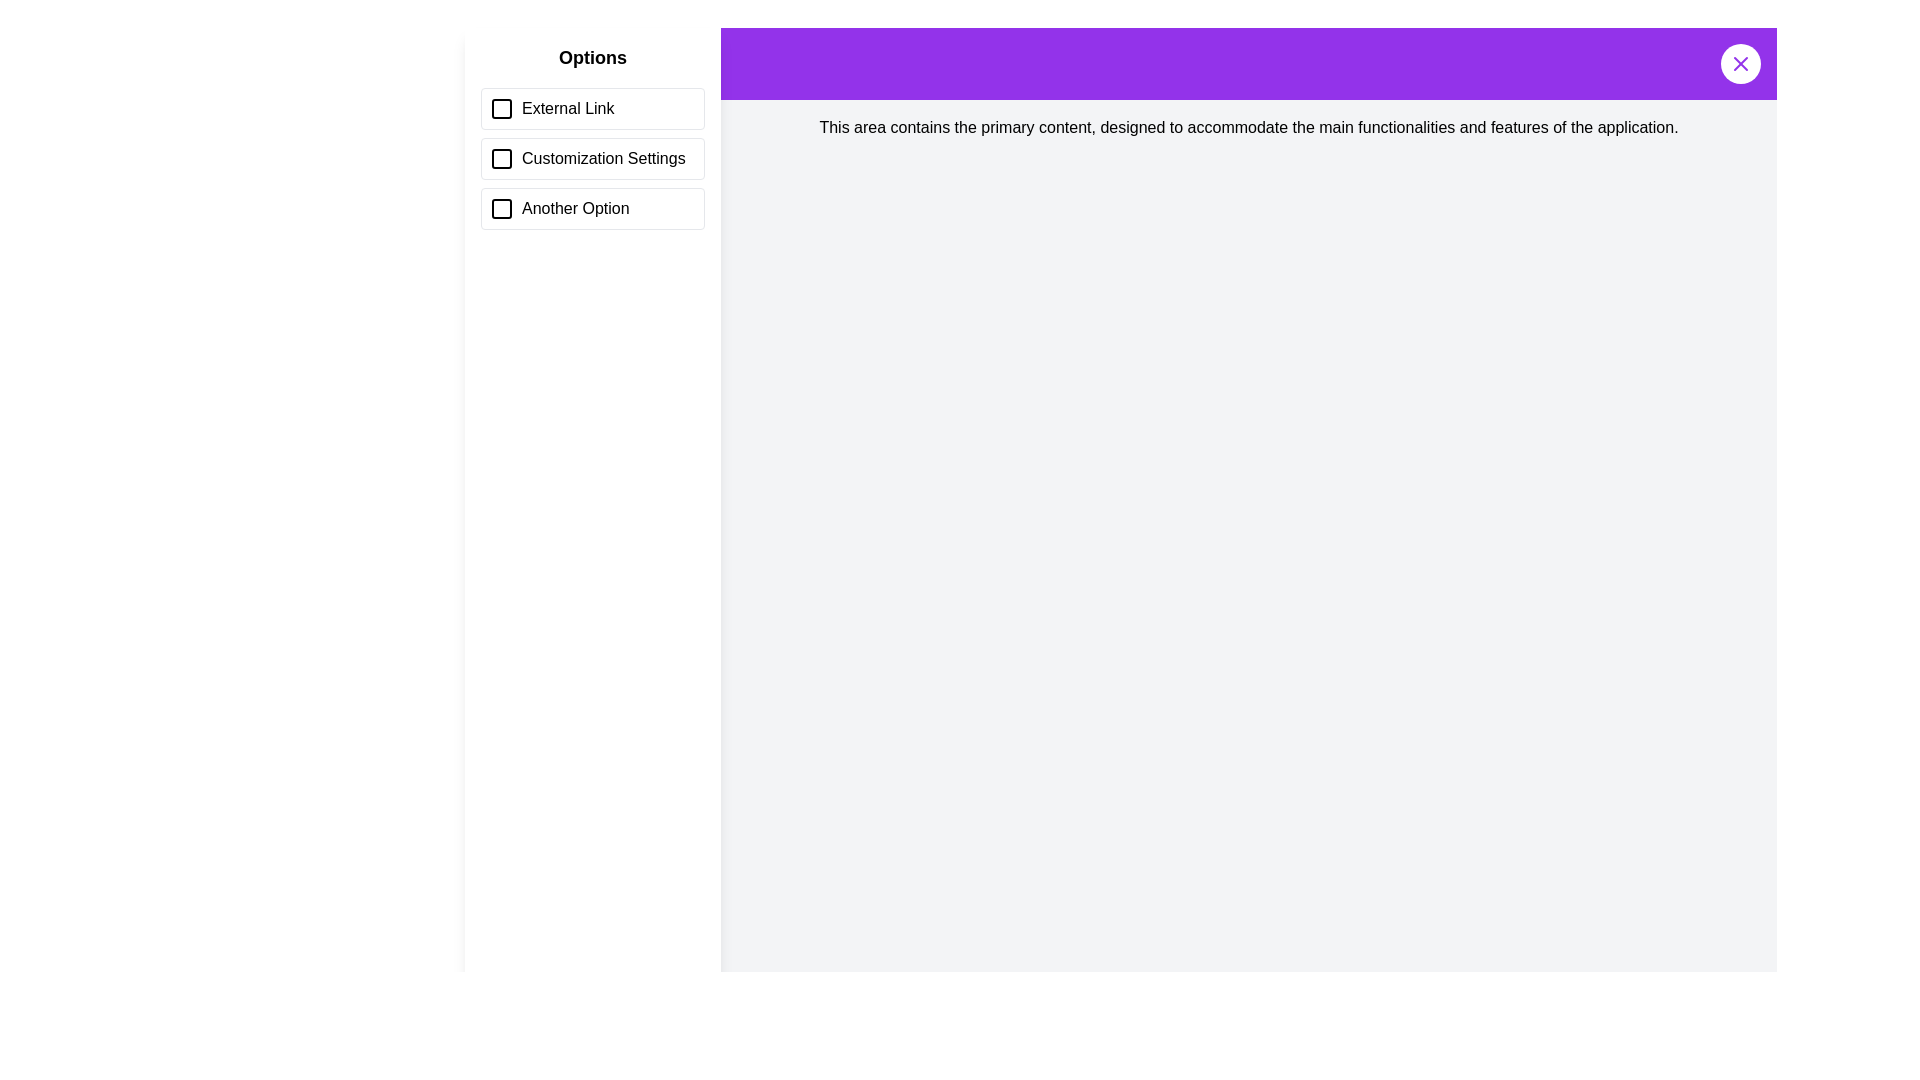  Describe the element at coordinates (502, 157) in the screenshot. I see `the icon for 'Customization Settings'` at that location.